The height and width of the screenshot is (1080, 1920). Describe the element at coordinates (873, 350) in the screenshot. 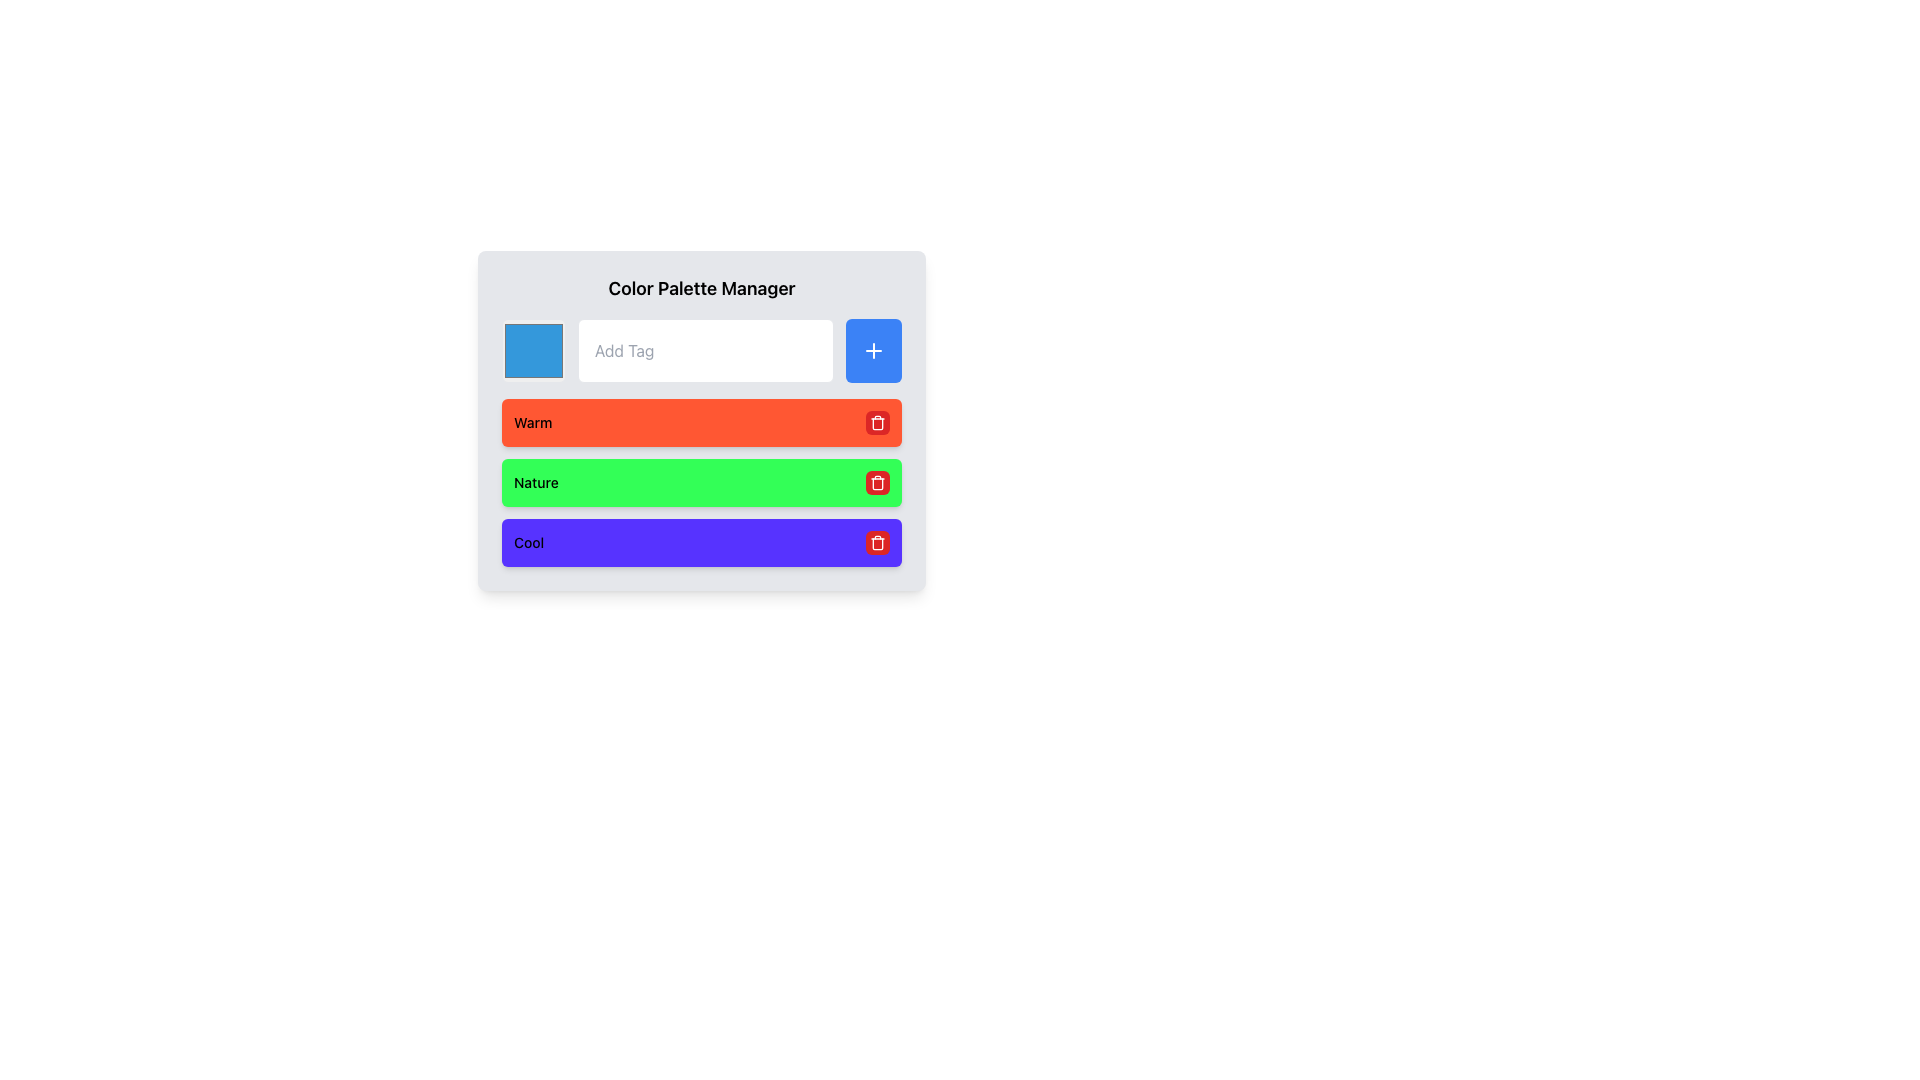

I see `the small blue button with a white plus symbol located on the right side of the input field labeled 'Add Tag' in the 'Color Palette Manager' interface` at that location.